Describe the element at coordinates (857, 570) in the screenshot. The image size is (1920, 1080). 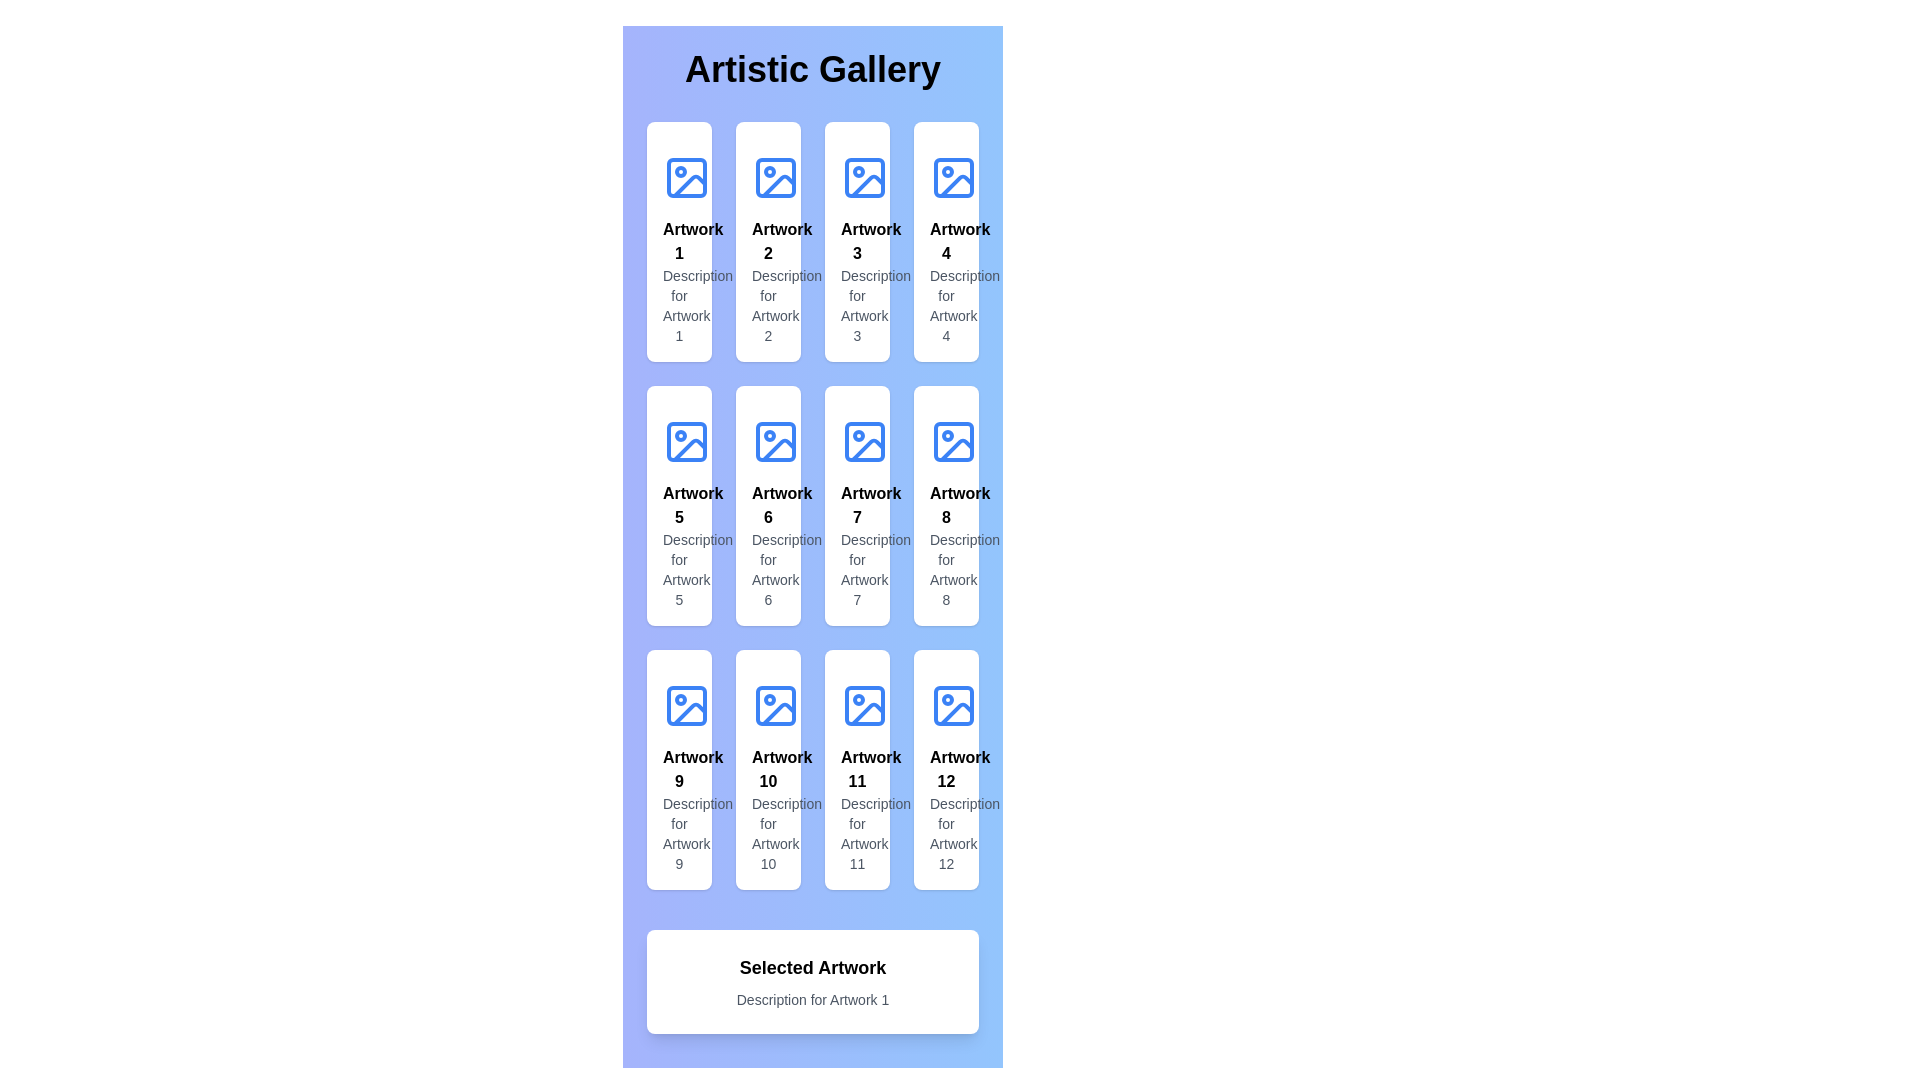
I see `the text label 'Description for Artwork 7' which is styled in a small, centered, gray font and located within a white card below the title 'Artwork 7'` at that location.